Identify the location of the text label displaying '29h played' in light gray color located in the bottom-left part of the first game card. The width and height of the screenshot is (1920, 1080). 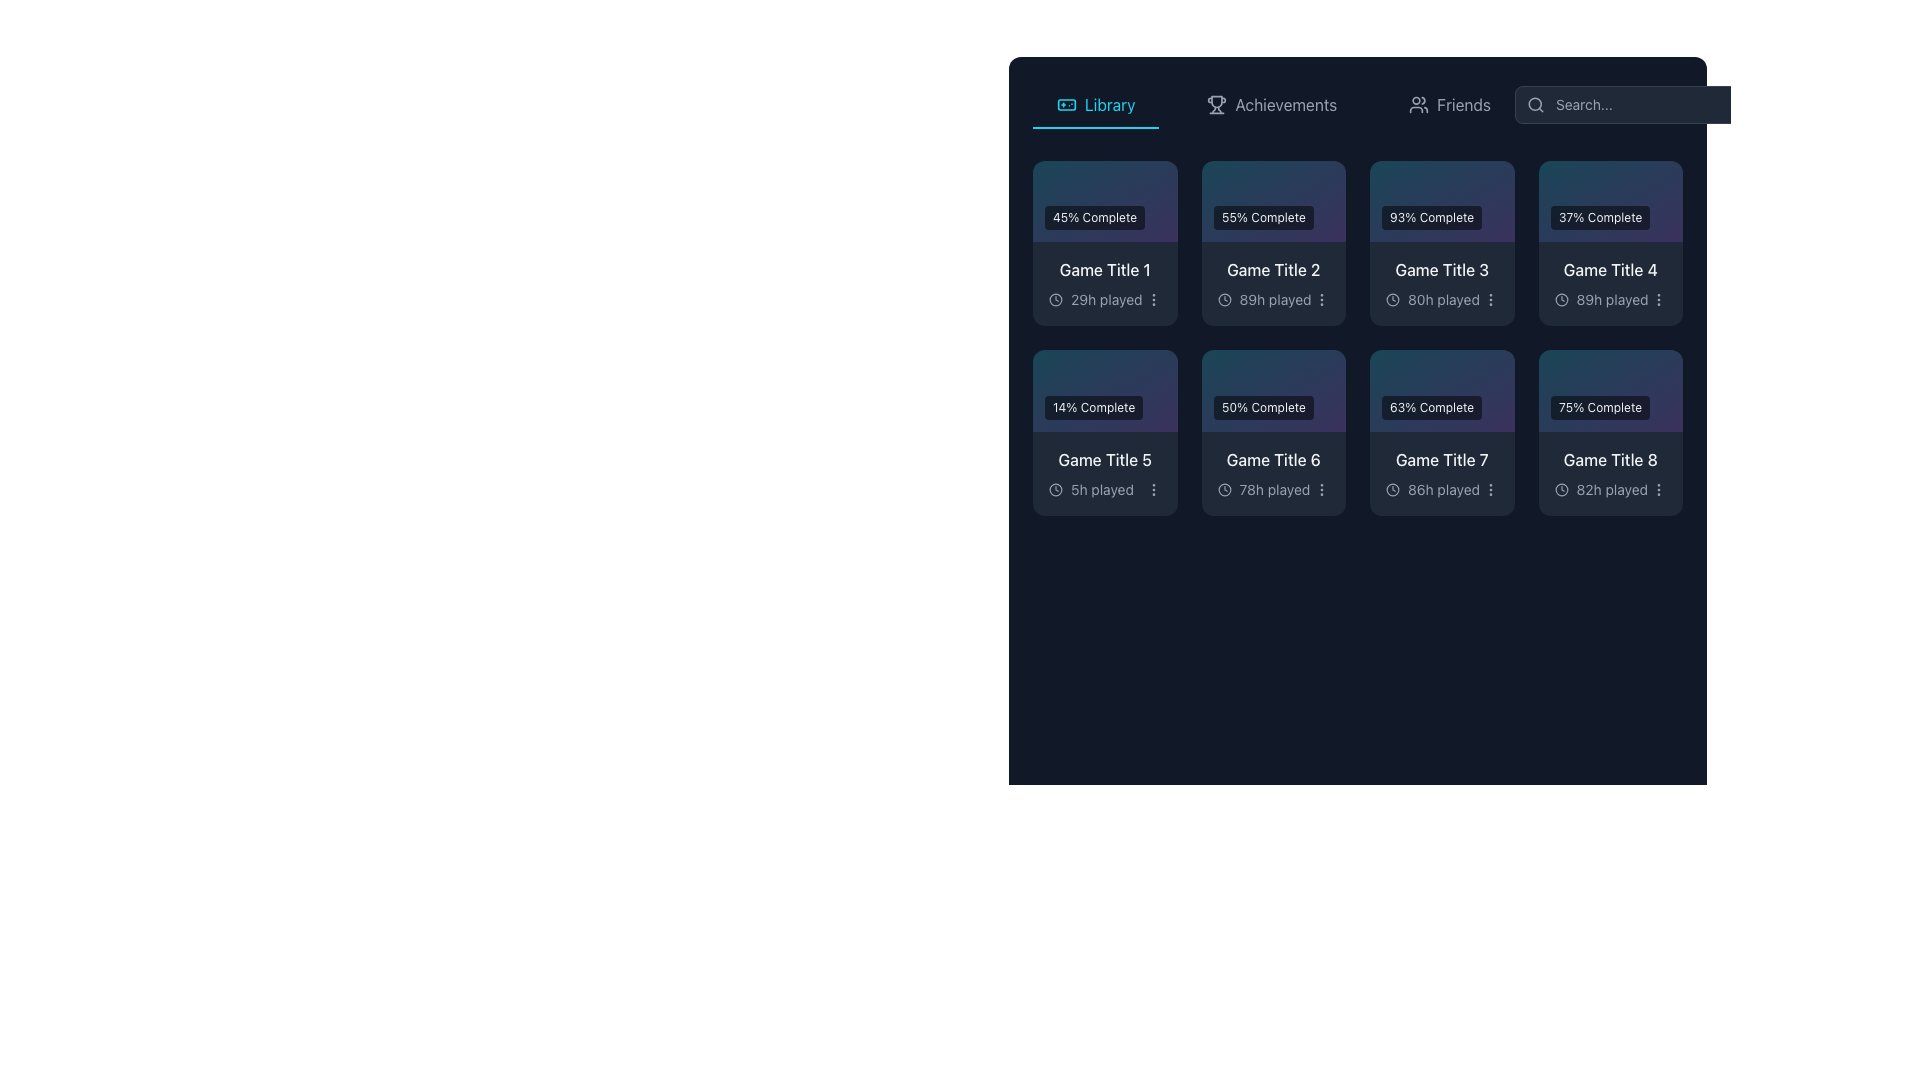
(1105, 300).